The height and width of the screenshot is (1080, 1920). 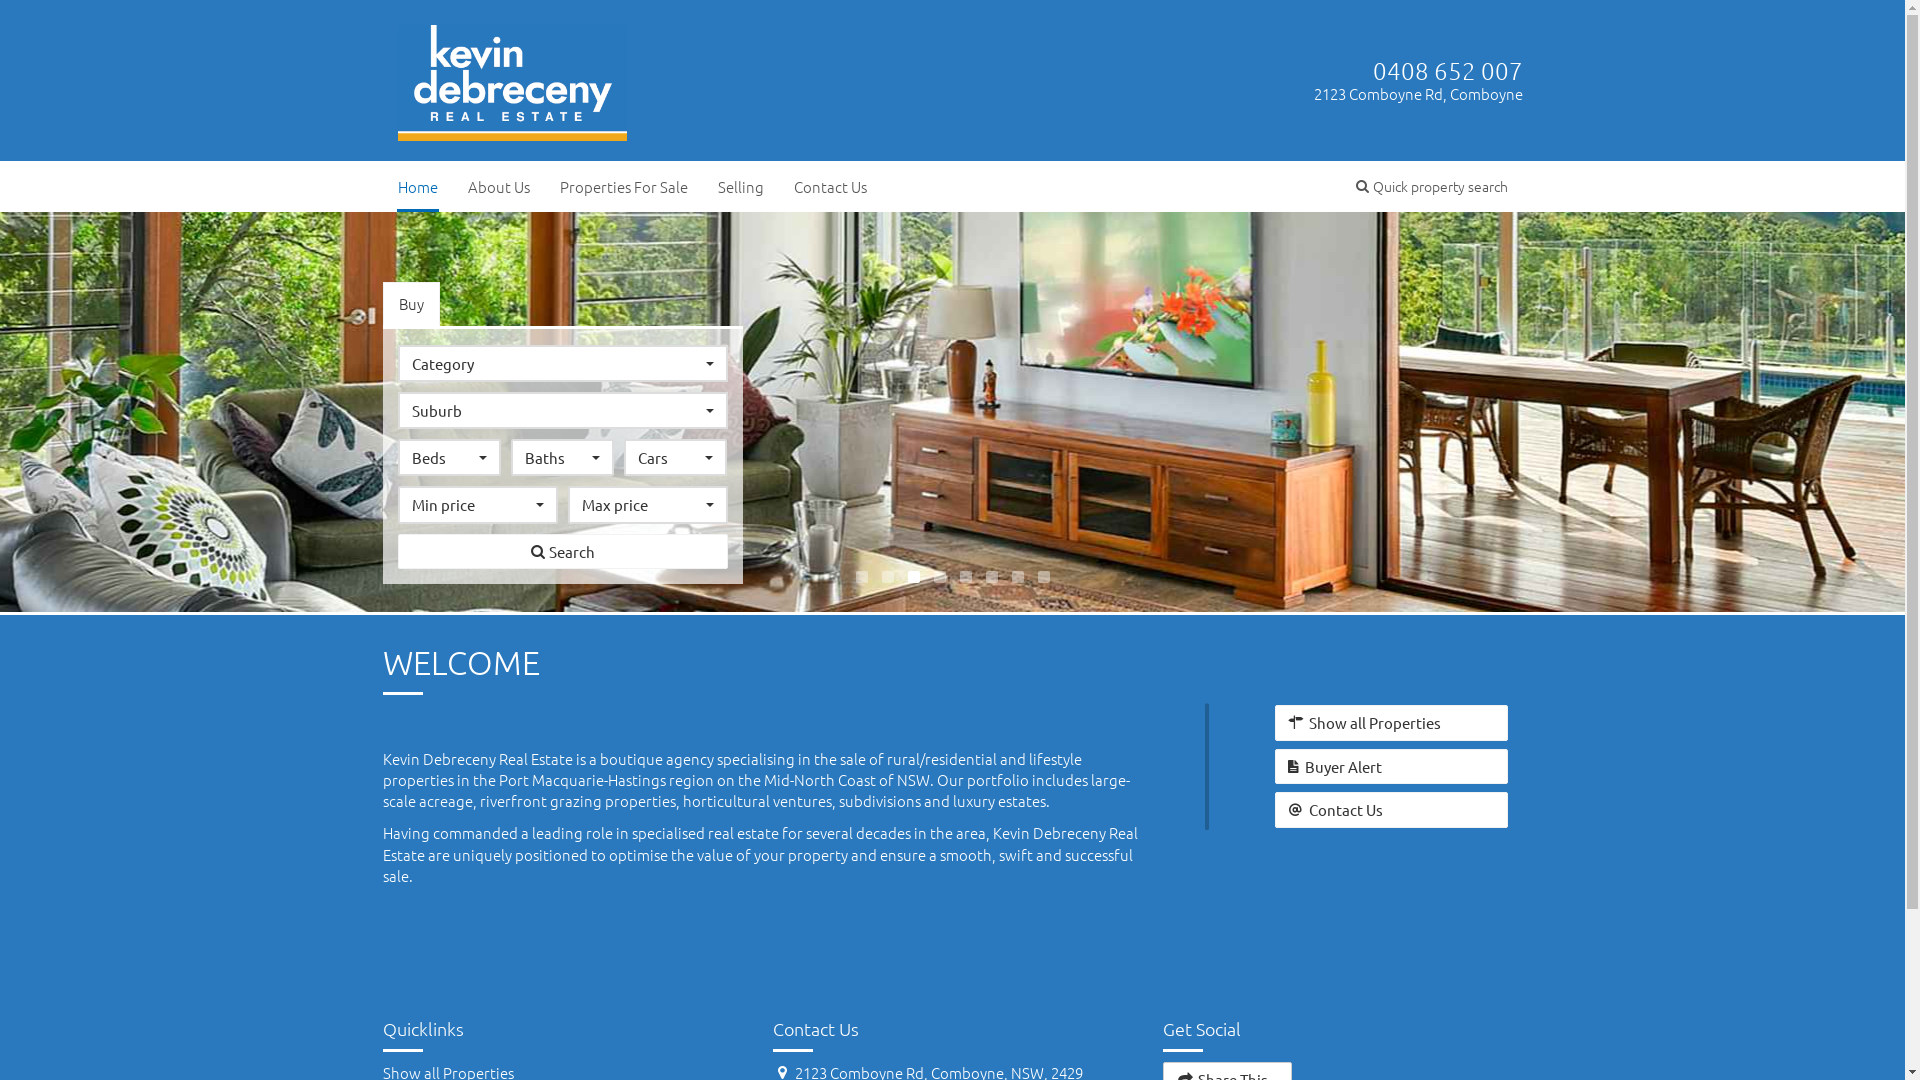 I want to click on 'Properties For Sale', so click(x=622, y=186).